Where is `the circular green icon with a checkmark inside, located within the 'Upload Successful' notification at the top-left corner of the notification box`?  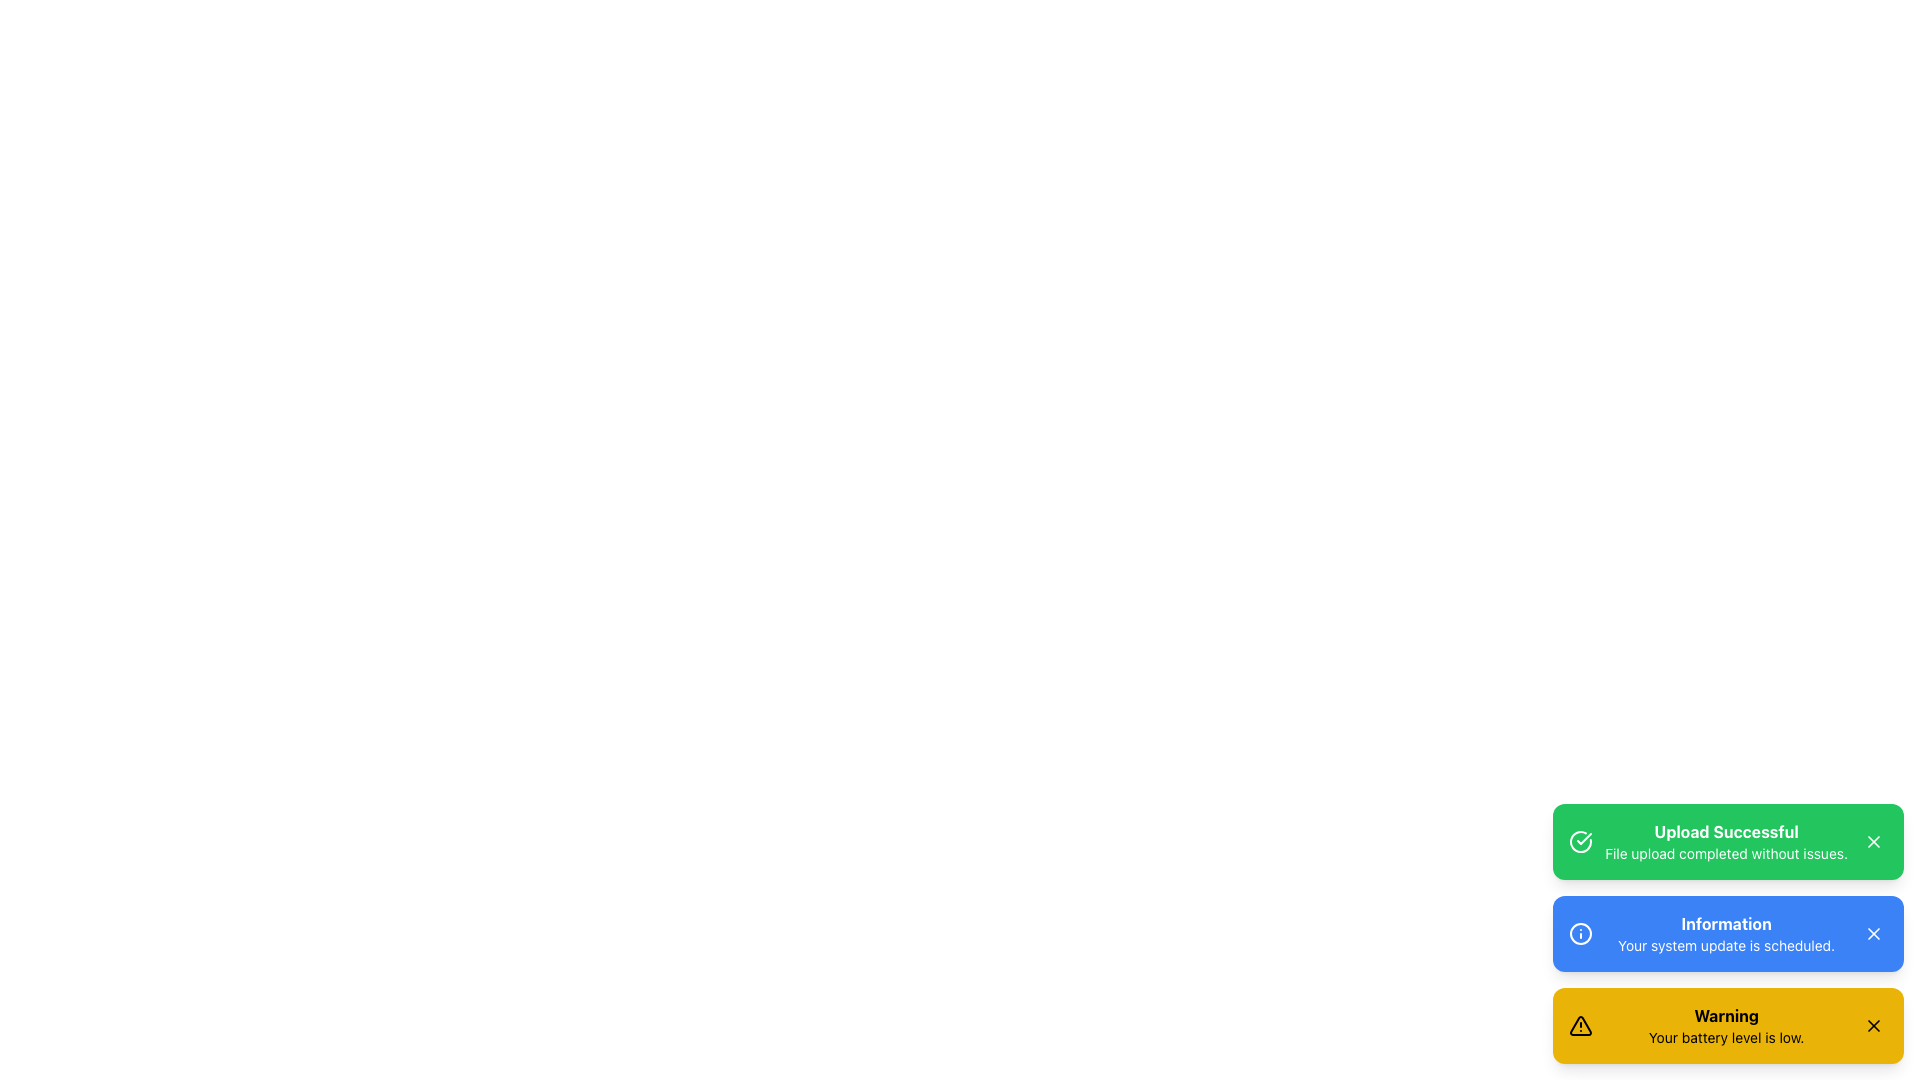 the circular green icon with a checkmark inside, located within the 'Upload Successful' notification at the top-left corner of the notification box is located at coordinates (1580, 841).